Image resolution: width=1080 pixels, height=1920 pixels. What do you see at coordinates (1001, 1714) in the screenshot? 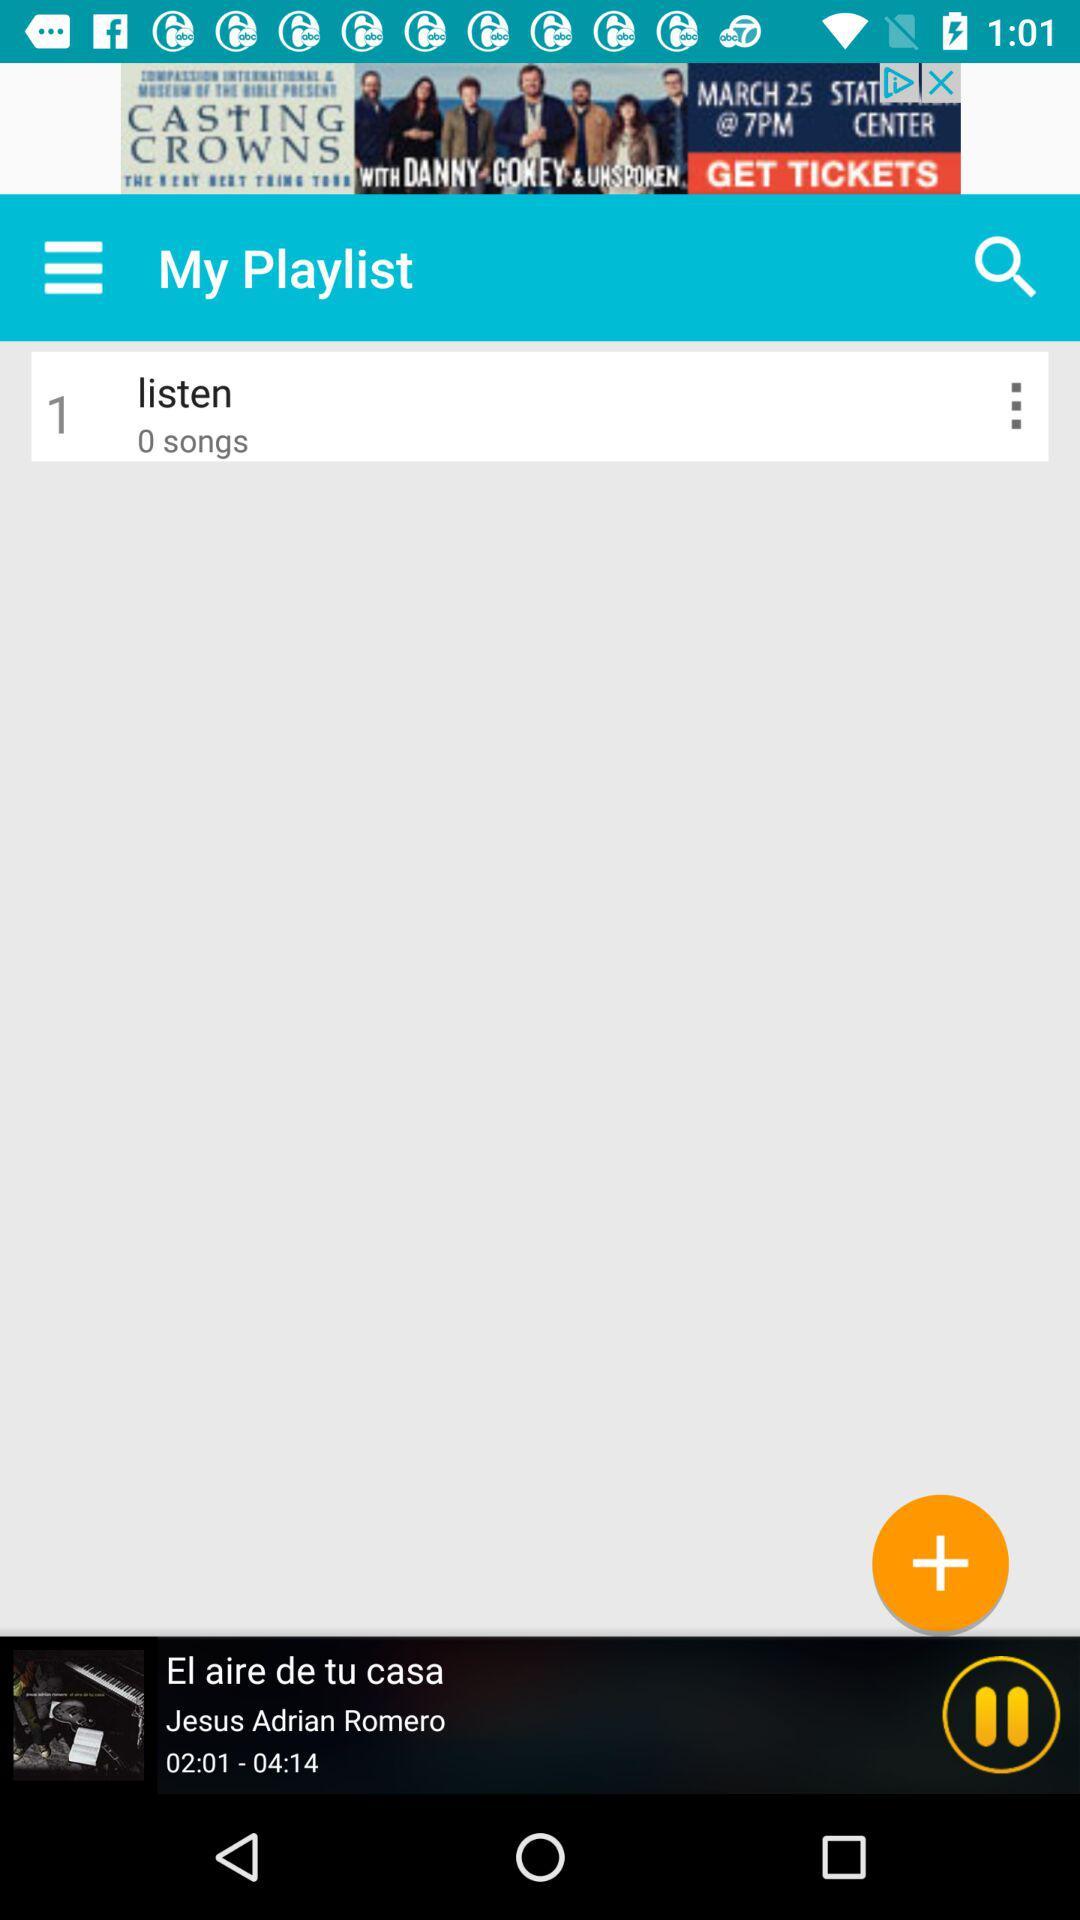
I see `the pause icon` at bounding box center [1001, 1714].